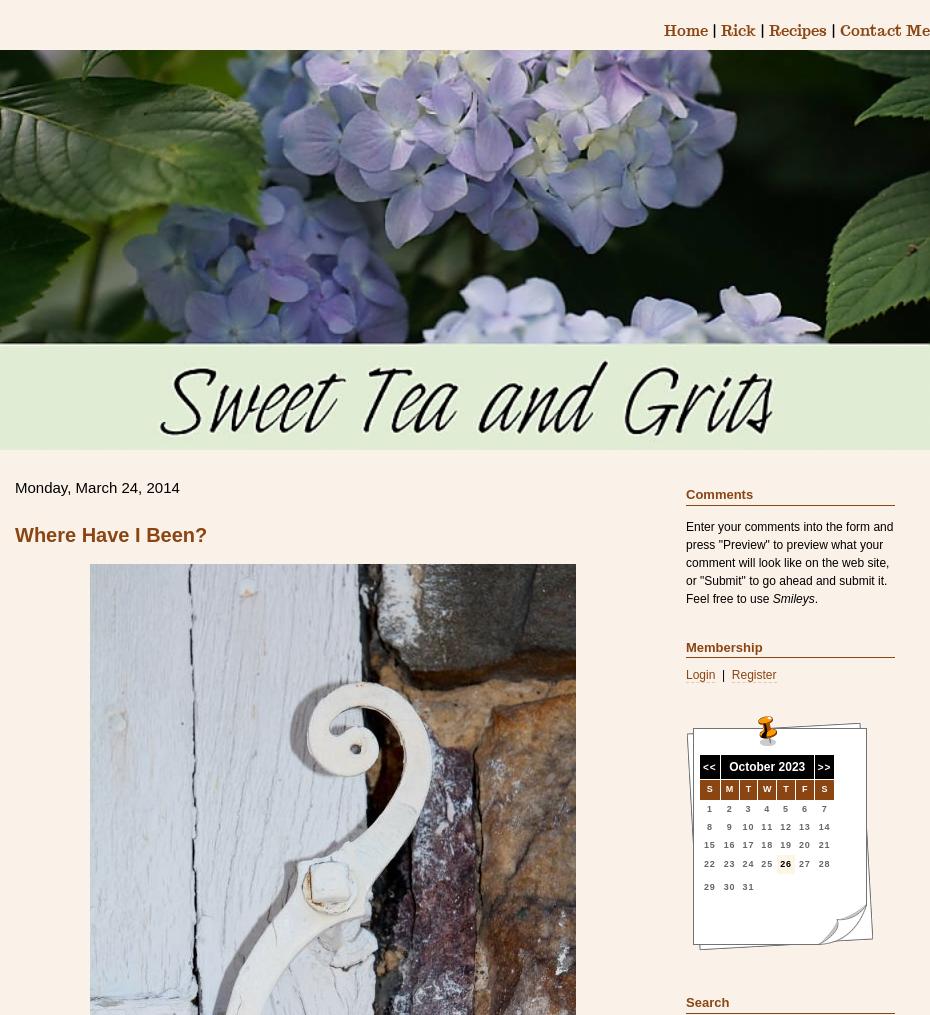 This screenshot has height=1015, width=930. What do you see at coordinates (709, 765) in the screenshot?
I see `'<<'` at bounding box center [709, 765].